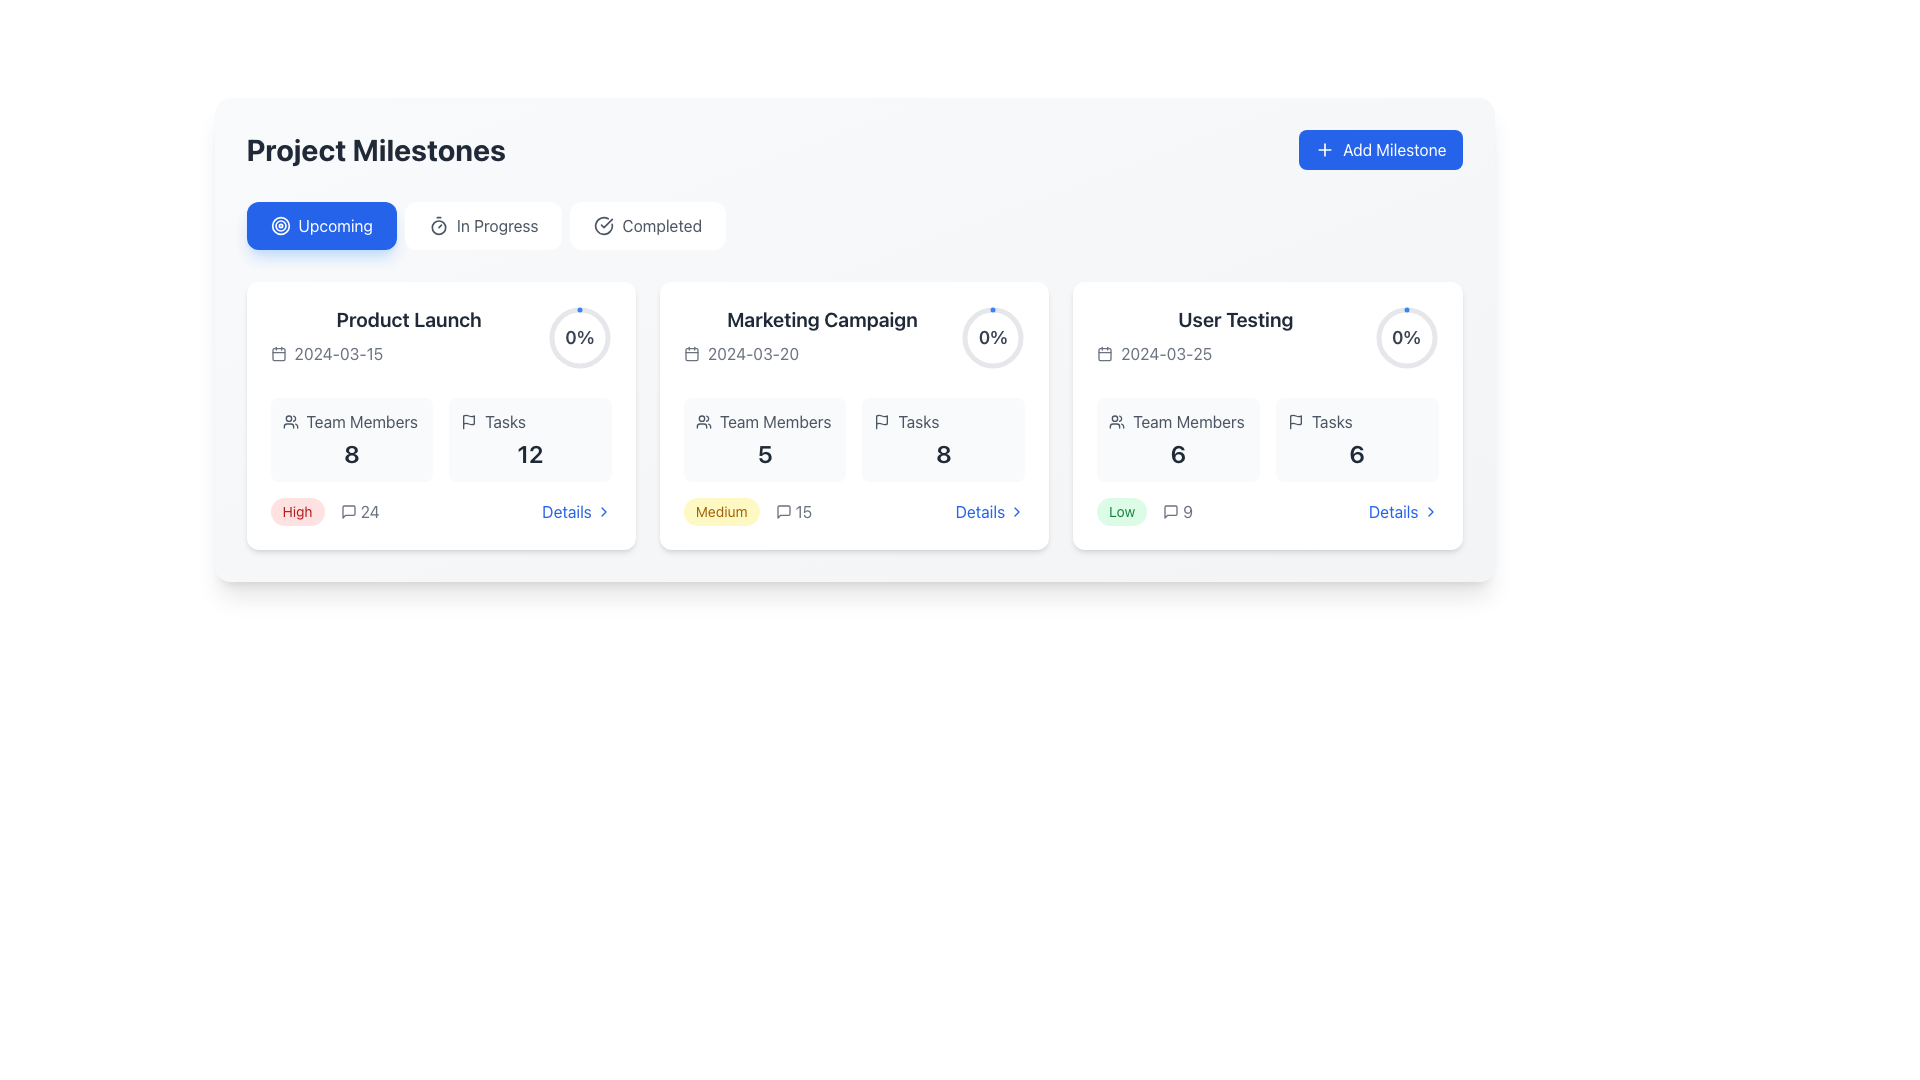 Image resolution: width=1920 pixels, height=1080 pixels. Describe the element at coordinates (279, 225) in the screenshot. I see `the middle-sized circle of the target icon located within the blue button labeled 'Upcoming'` at that location.